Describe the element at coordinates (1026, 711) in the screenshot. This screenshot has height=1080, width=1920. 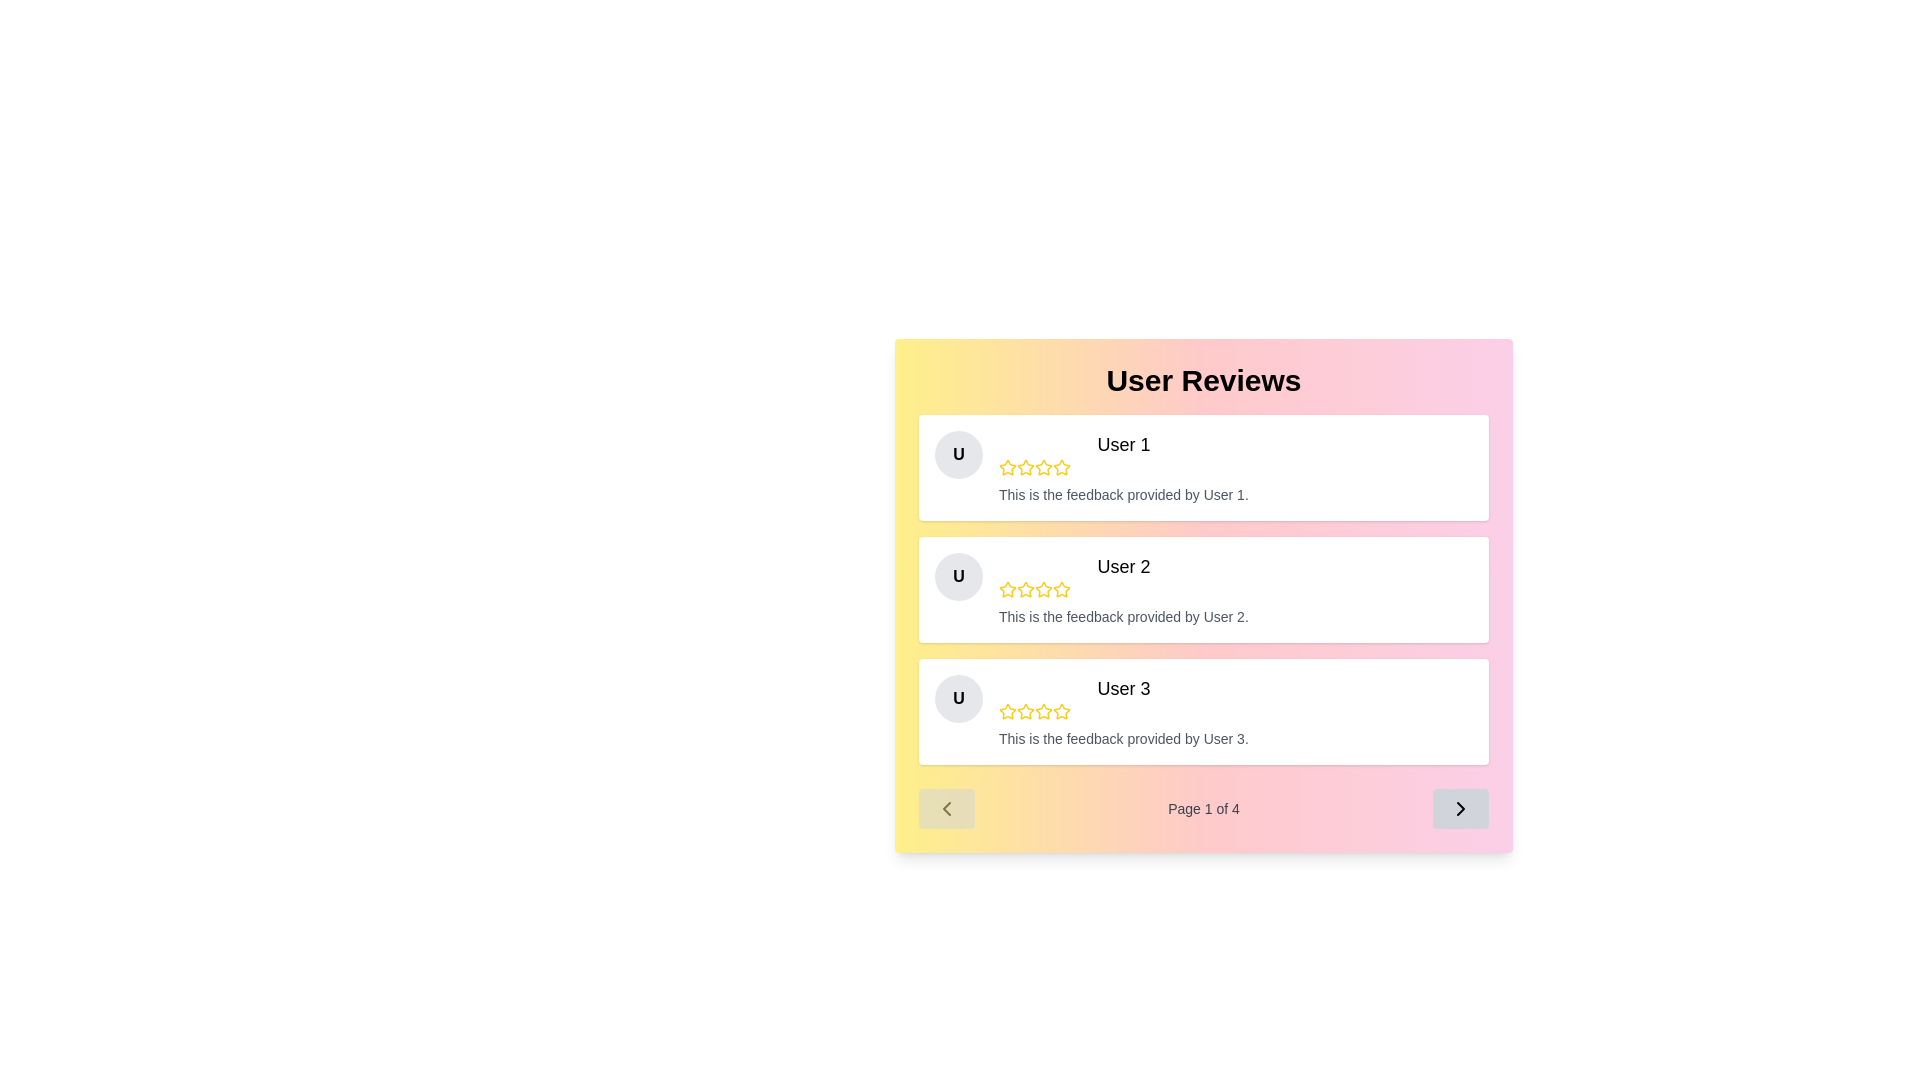
I see `the third star-shaped icon with a yellow border in the user review section for 'User 3', which indicates a rating system` at that location.